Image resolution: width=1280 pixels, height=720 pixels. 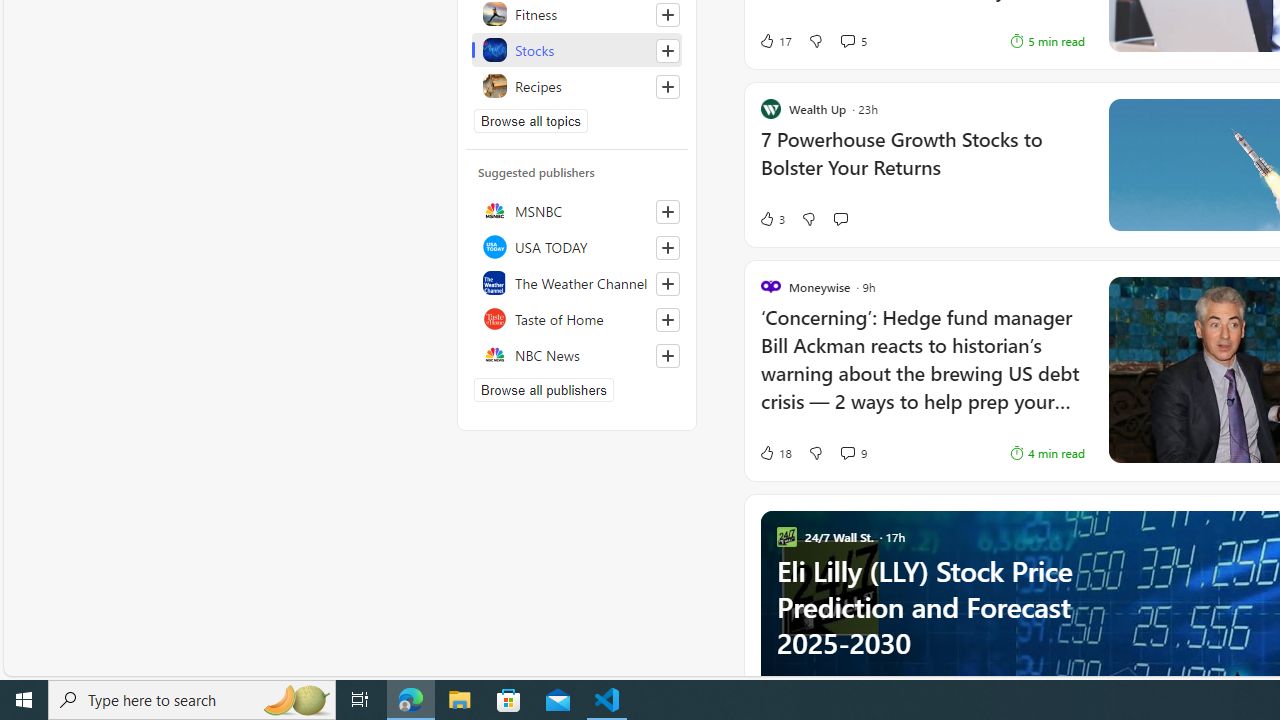 What do you see at coordinates (847, 452) in the screenshot?
I see `'View comments 9 Comment'` at bounding box center [847, 452].